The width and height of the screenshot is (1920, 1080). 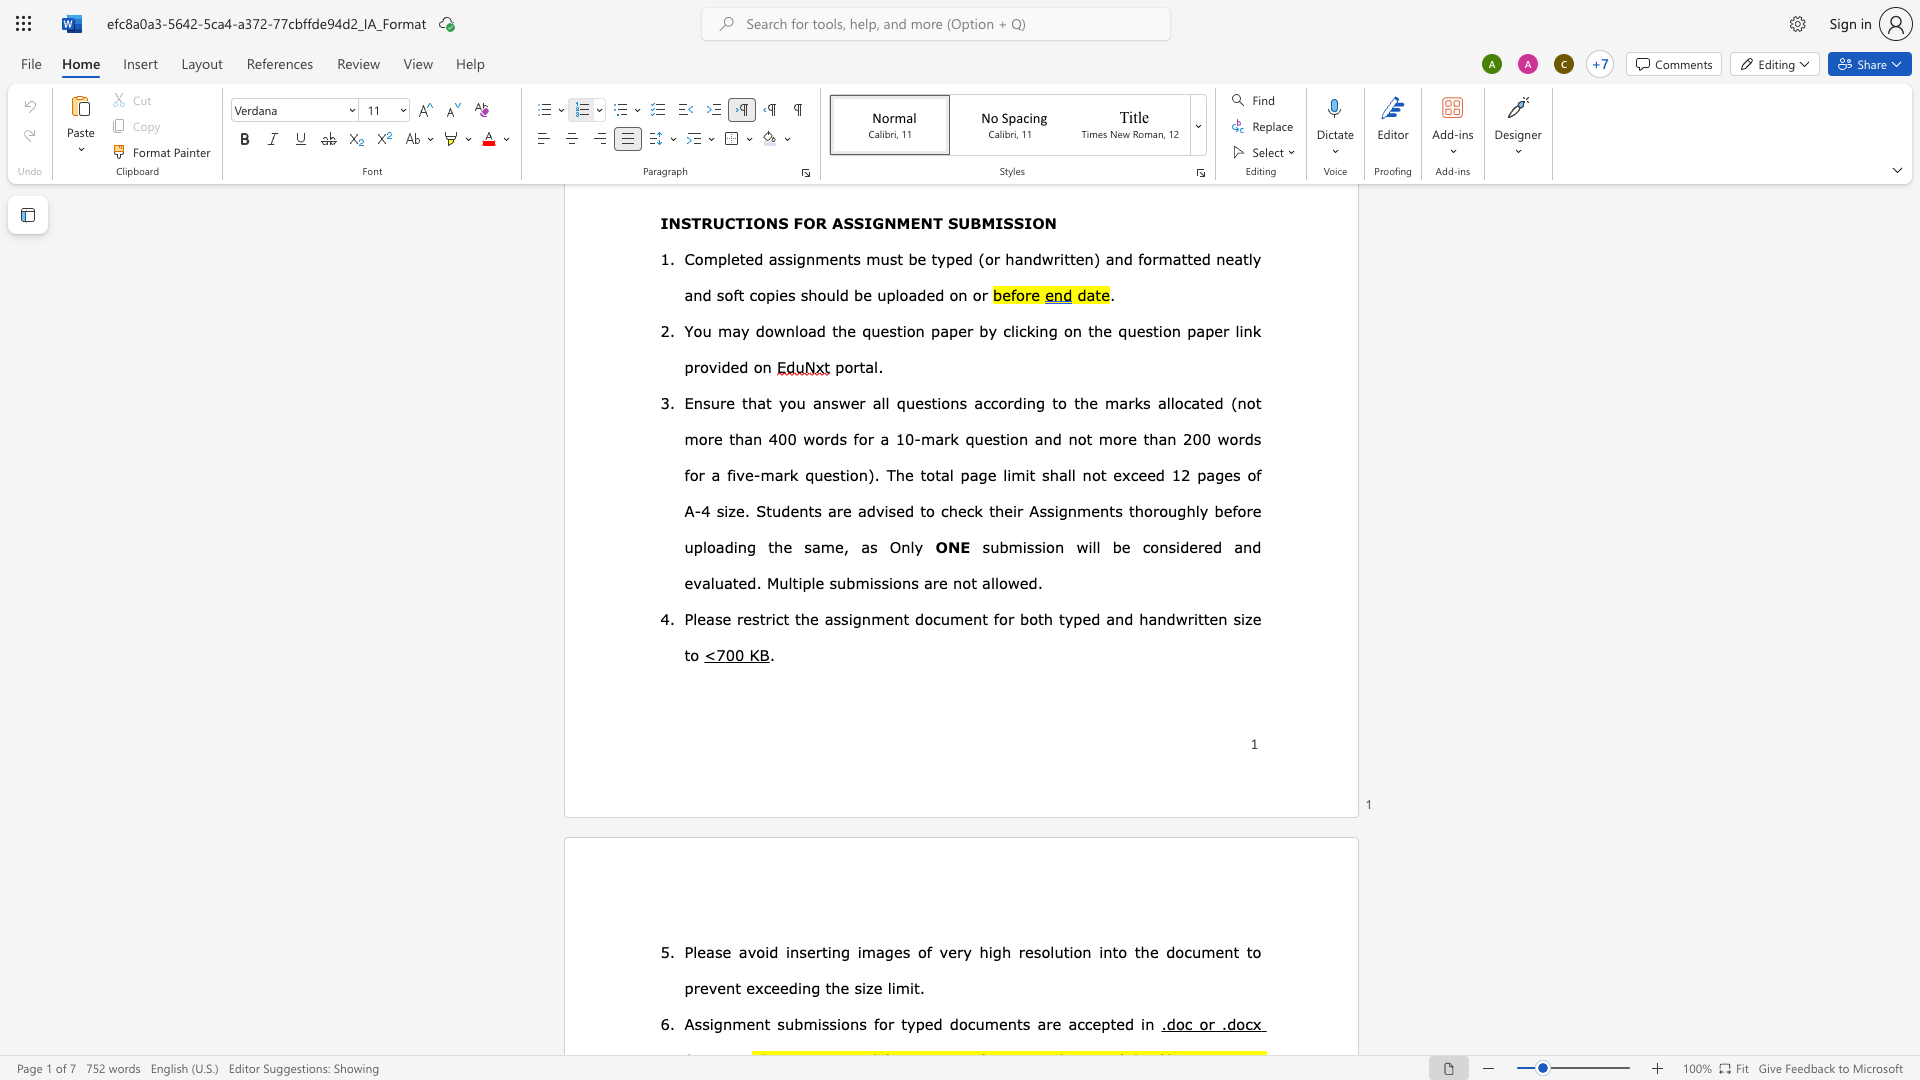 What do you see at coordinates (821, 951) in the screenshot?
I see `the space between the continuous character "r" and "t" in the text` at bounding box center [821, 951].